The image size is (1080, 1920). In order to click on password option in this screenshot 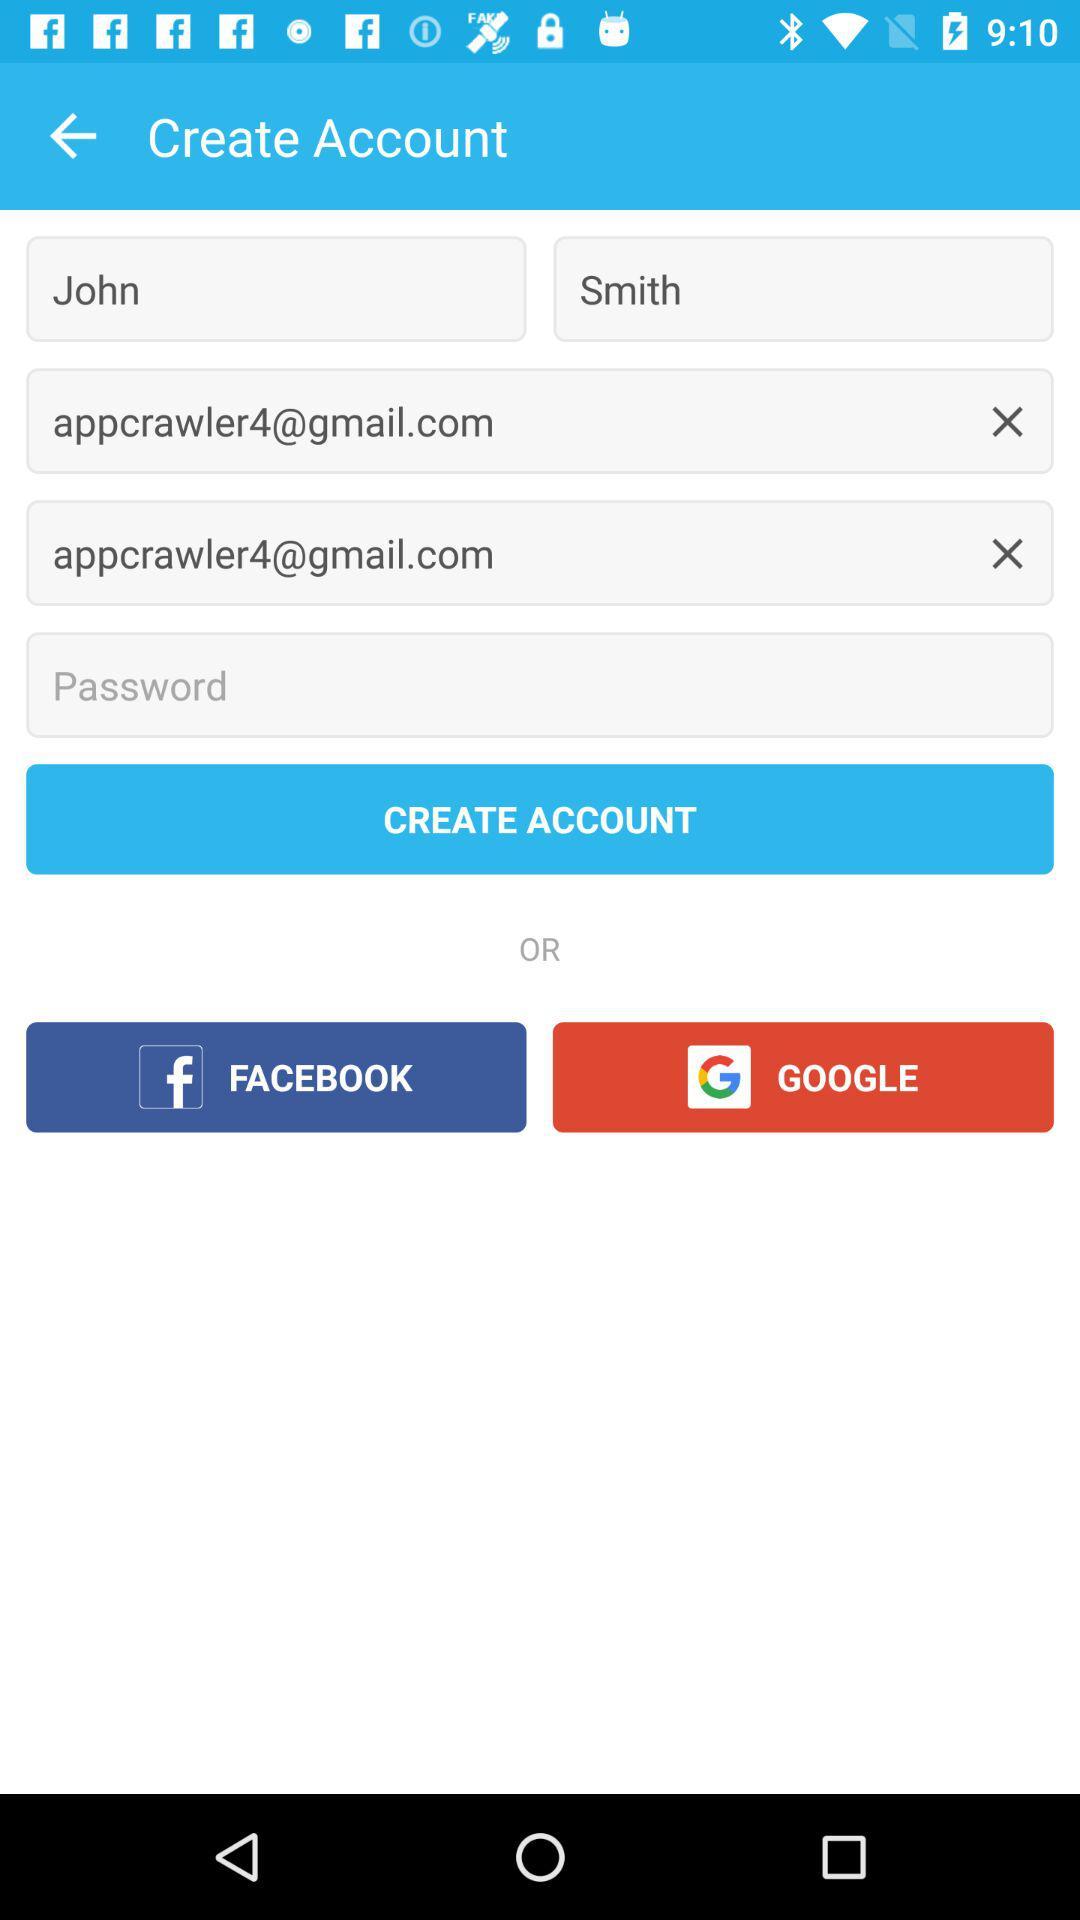, I will do `click(540, 685)`.